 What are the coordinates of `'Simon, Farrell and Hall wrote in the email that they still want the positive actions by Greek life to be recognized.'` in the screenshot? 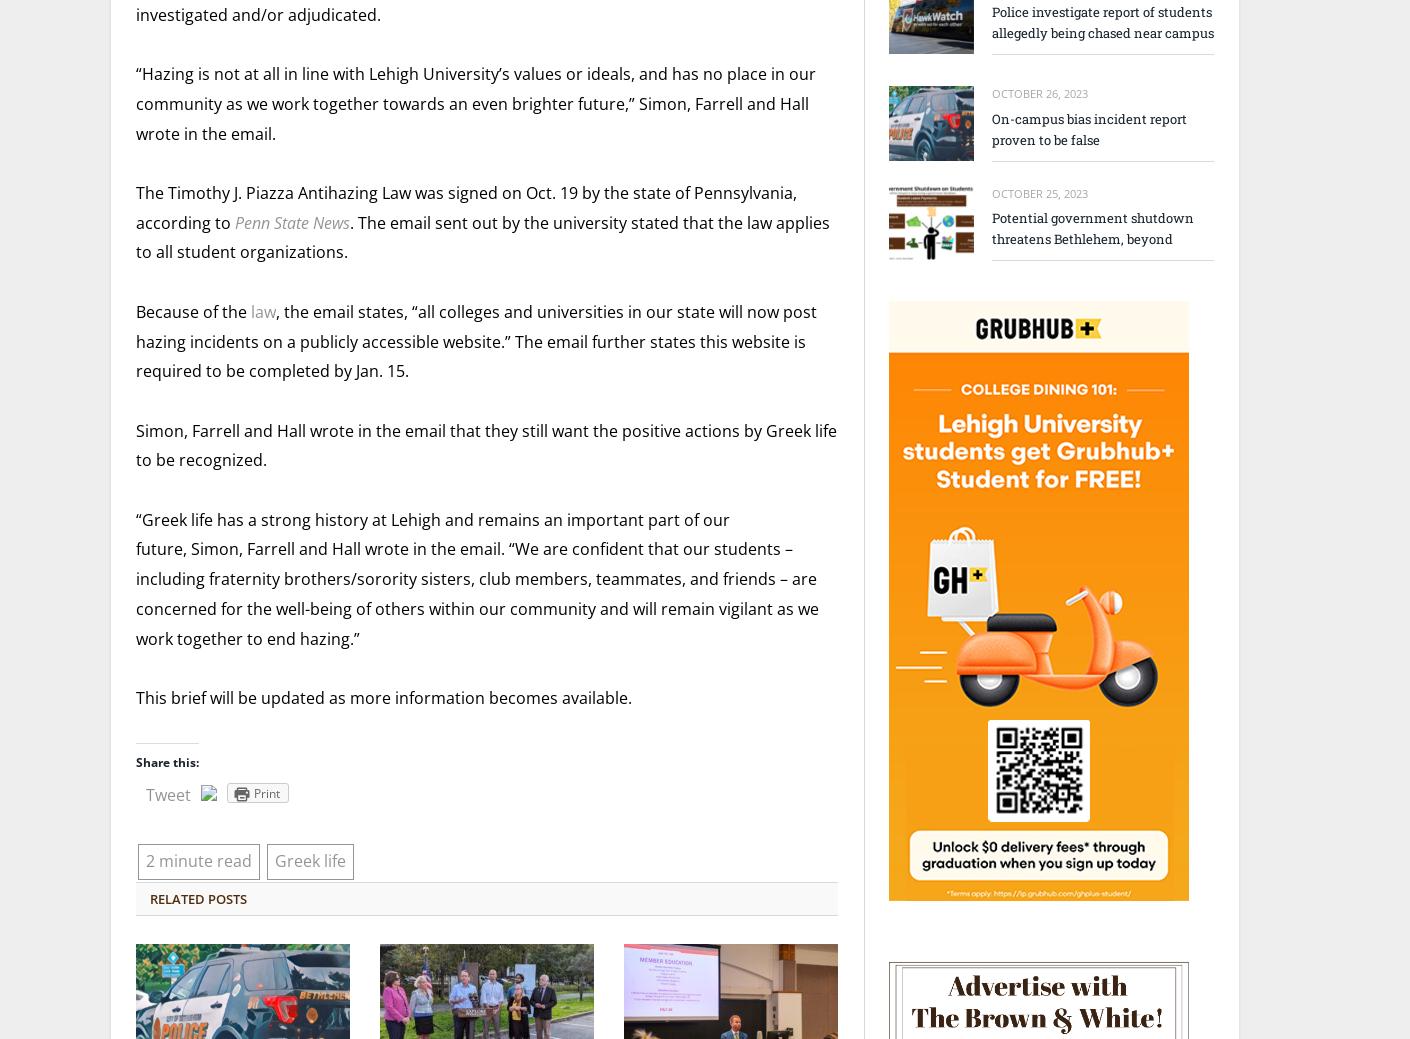 It's located at (485, 444).